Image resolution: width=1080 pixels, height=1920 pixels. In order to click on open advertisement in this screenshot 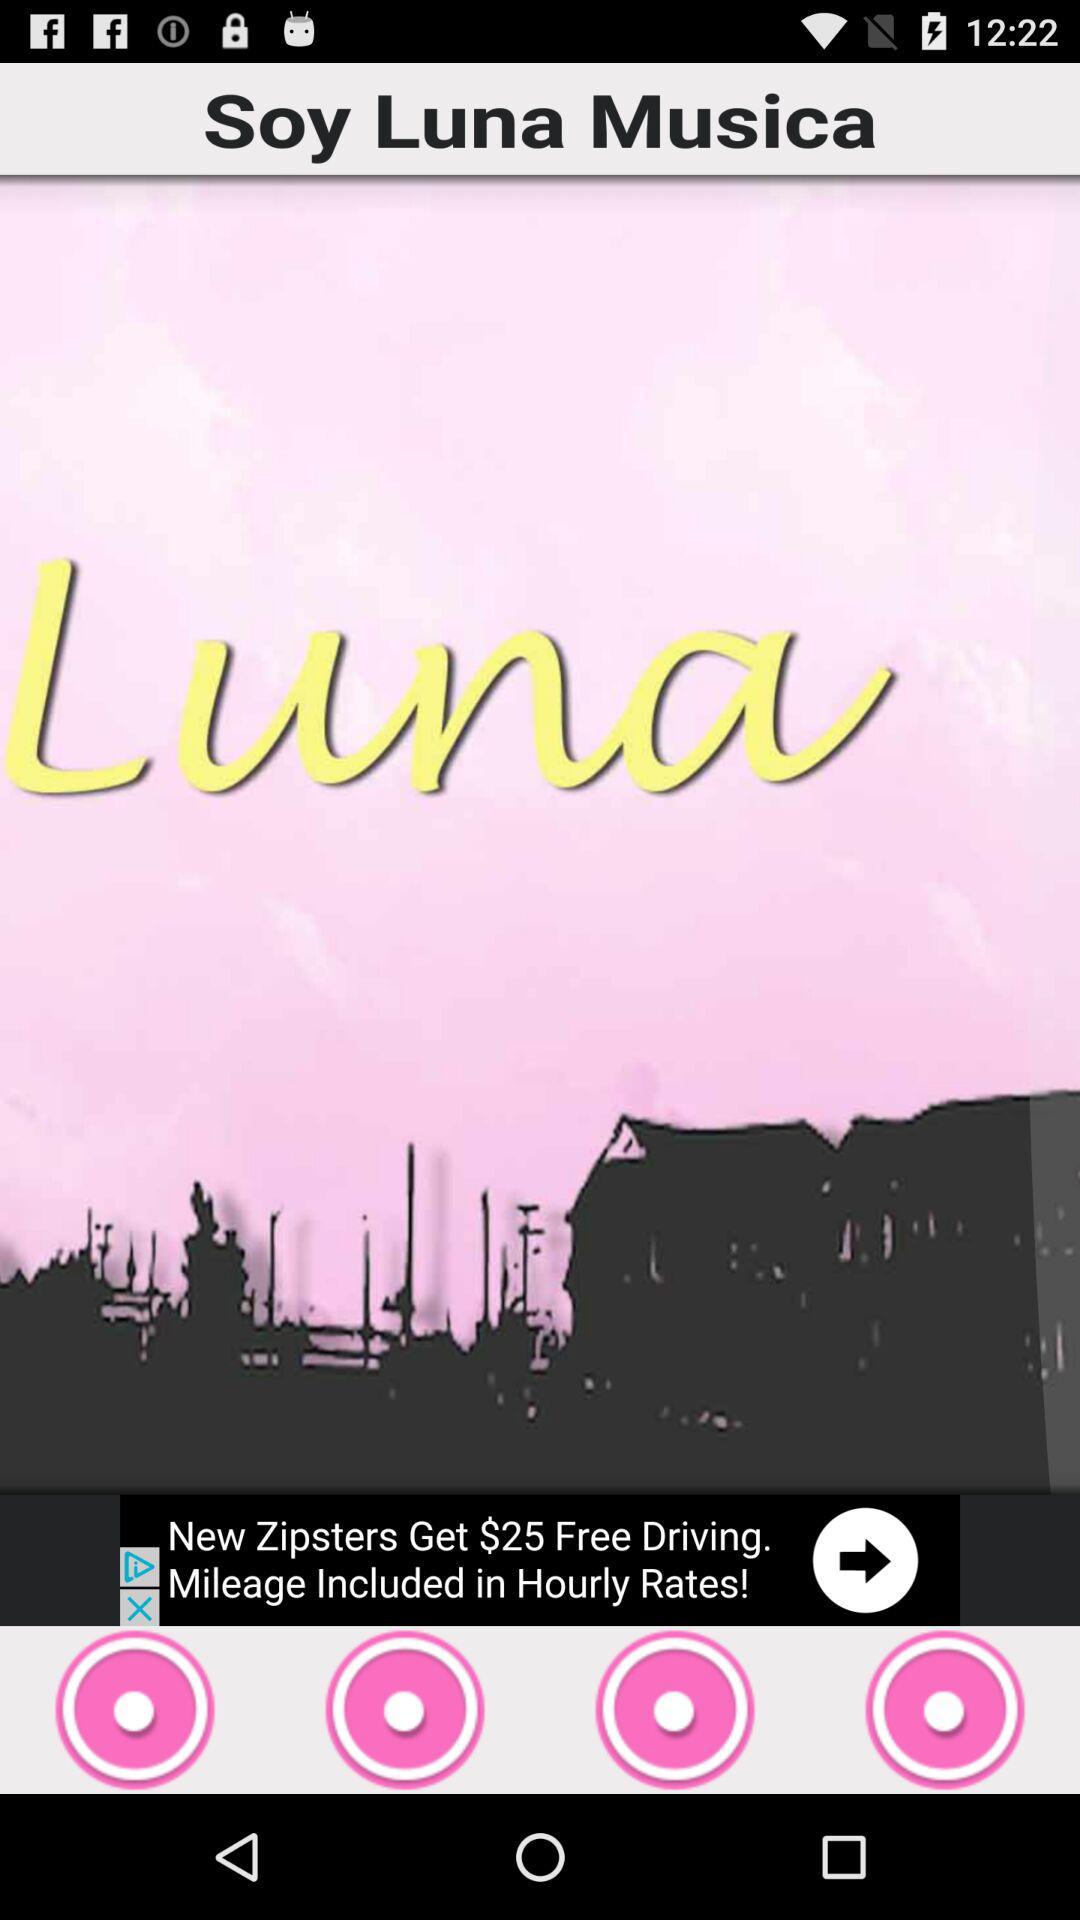, I will do `click(540, 1559)`.